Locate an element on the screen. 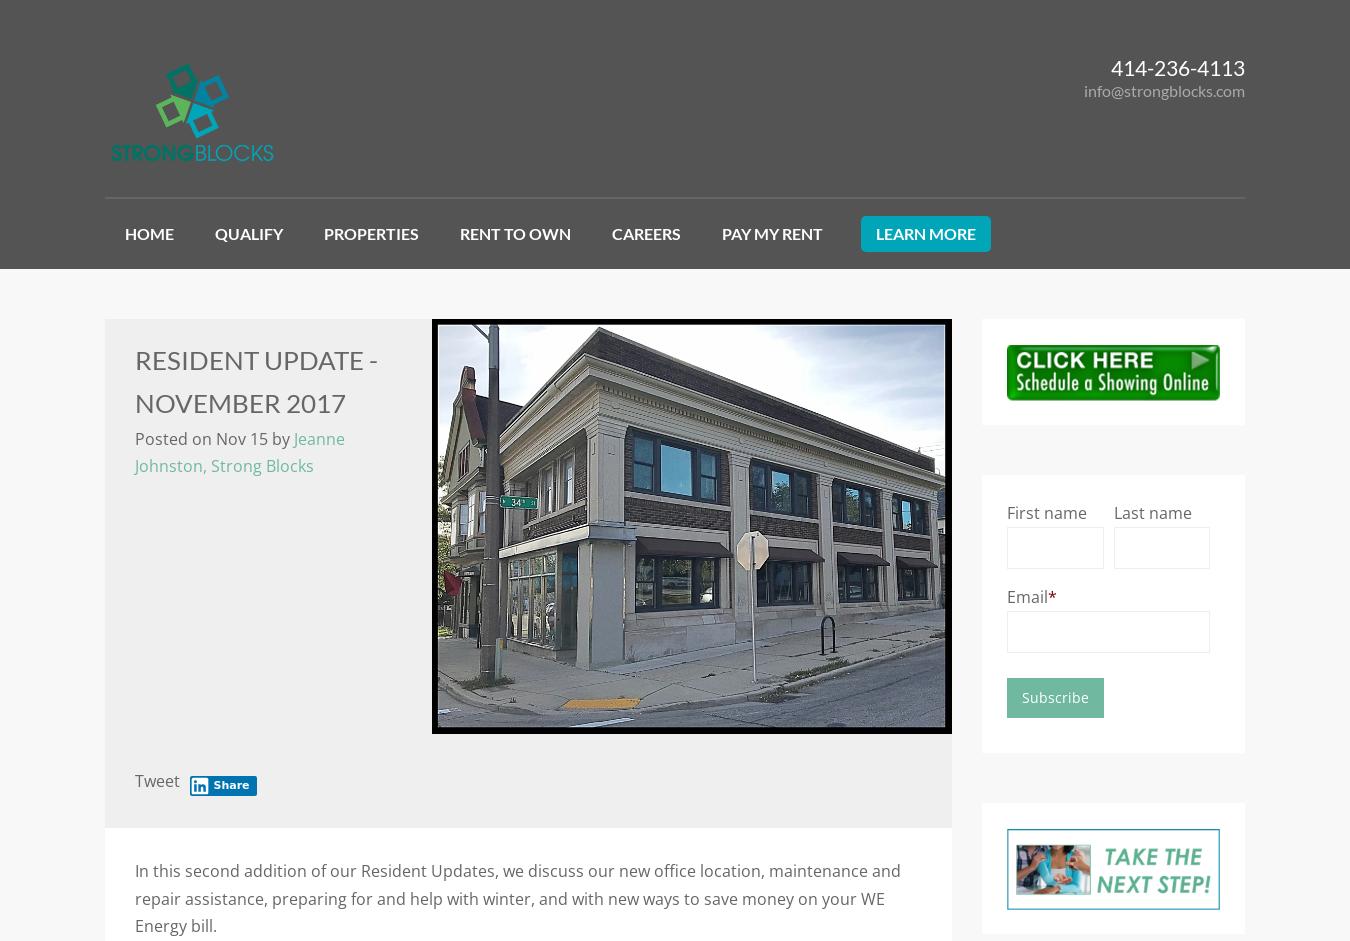 The width and height of the screenshot is (1350, 941). 'Last name' is located at coordinates (1112, 510).